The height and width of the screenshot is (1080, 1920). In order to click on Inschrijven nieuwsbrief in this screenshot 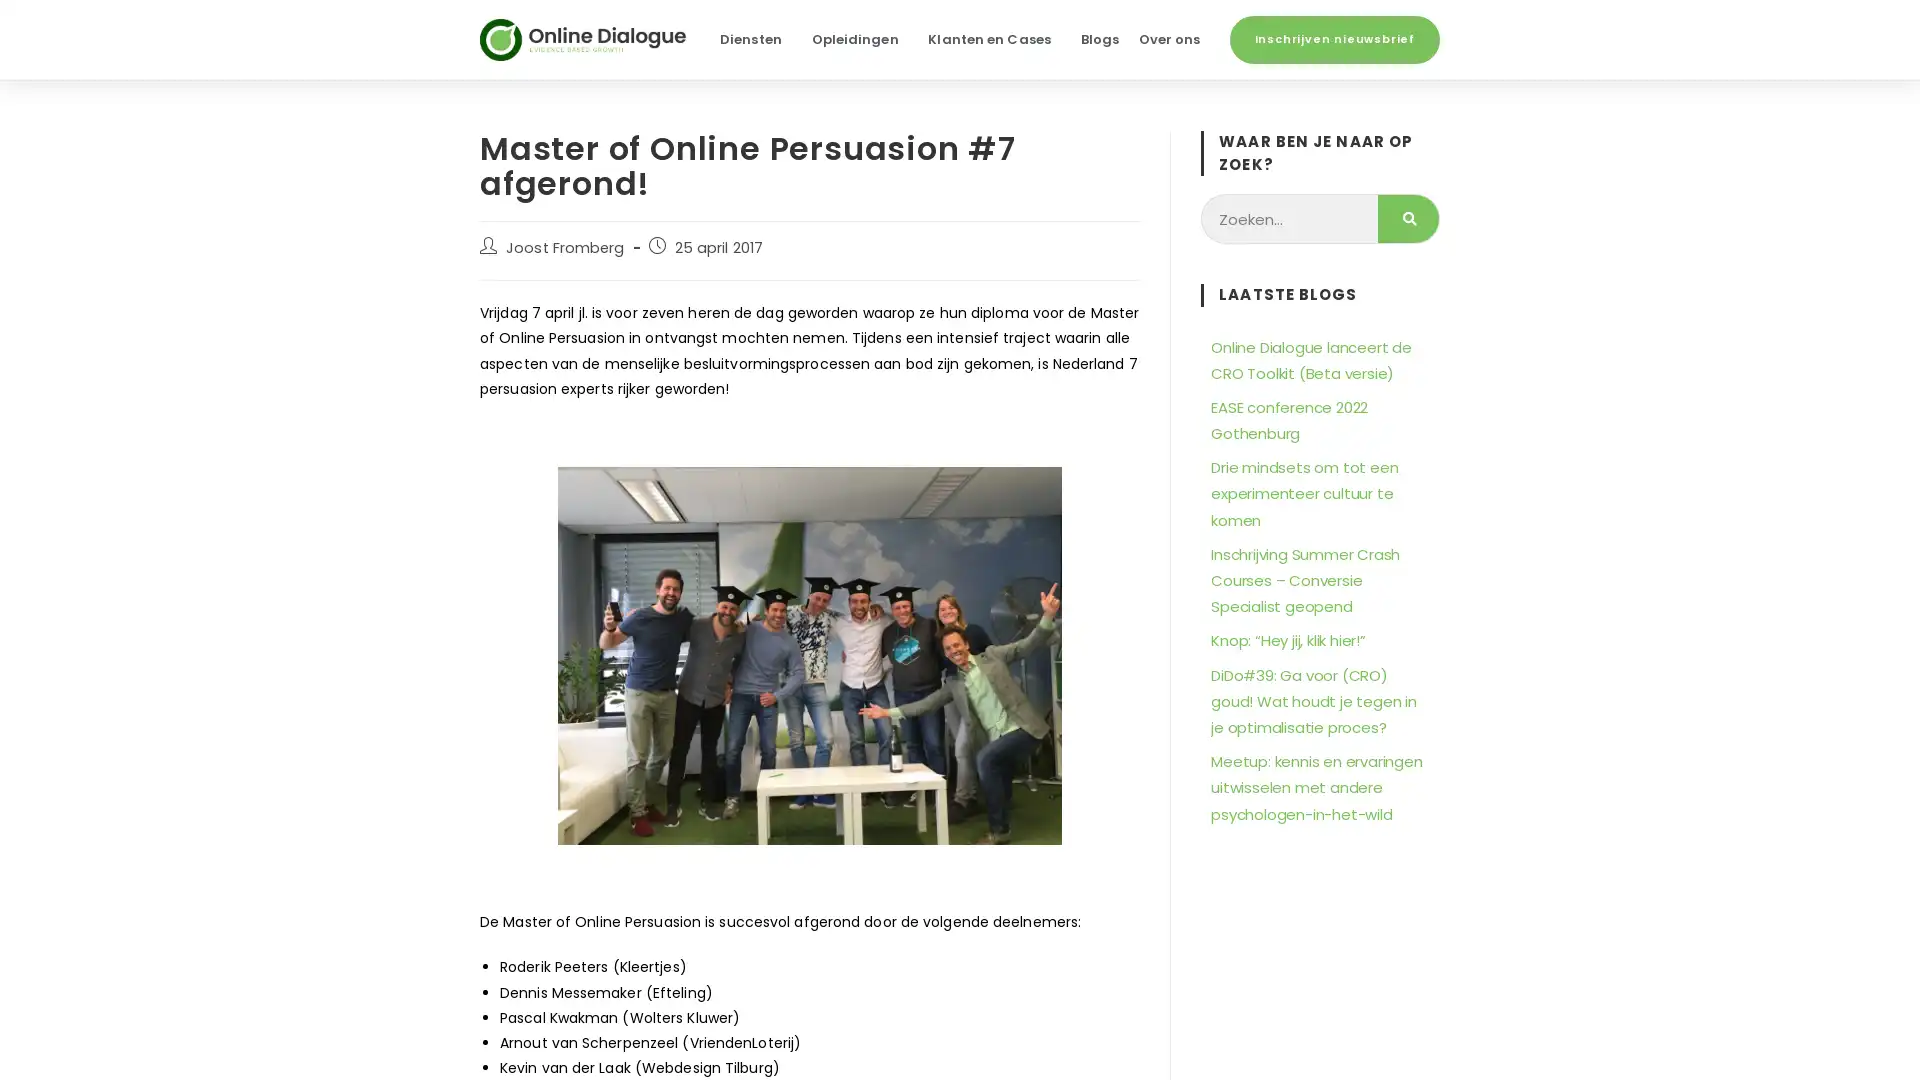, I will do `click(1334, 39)`.